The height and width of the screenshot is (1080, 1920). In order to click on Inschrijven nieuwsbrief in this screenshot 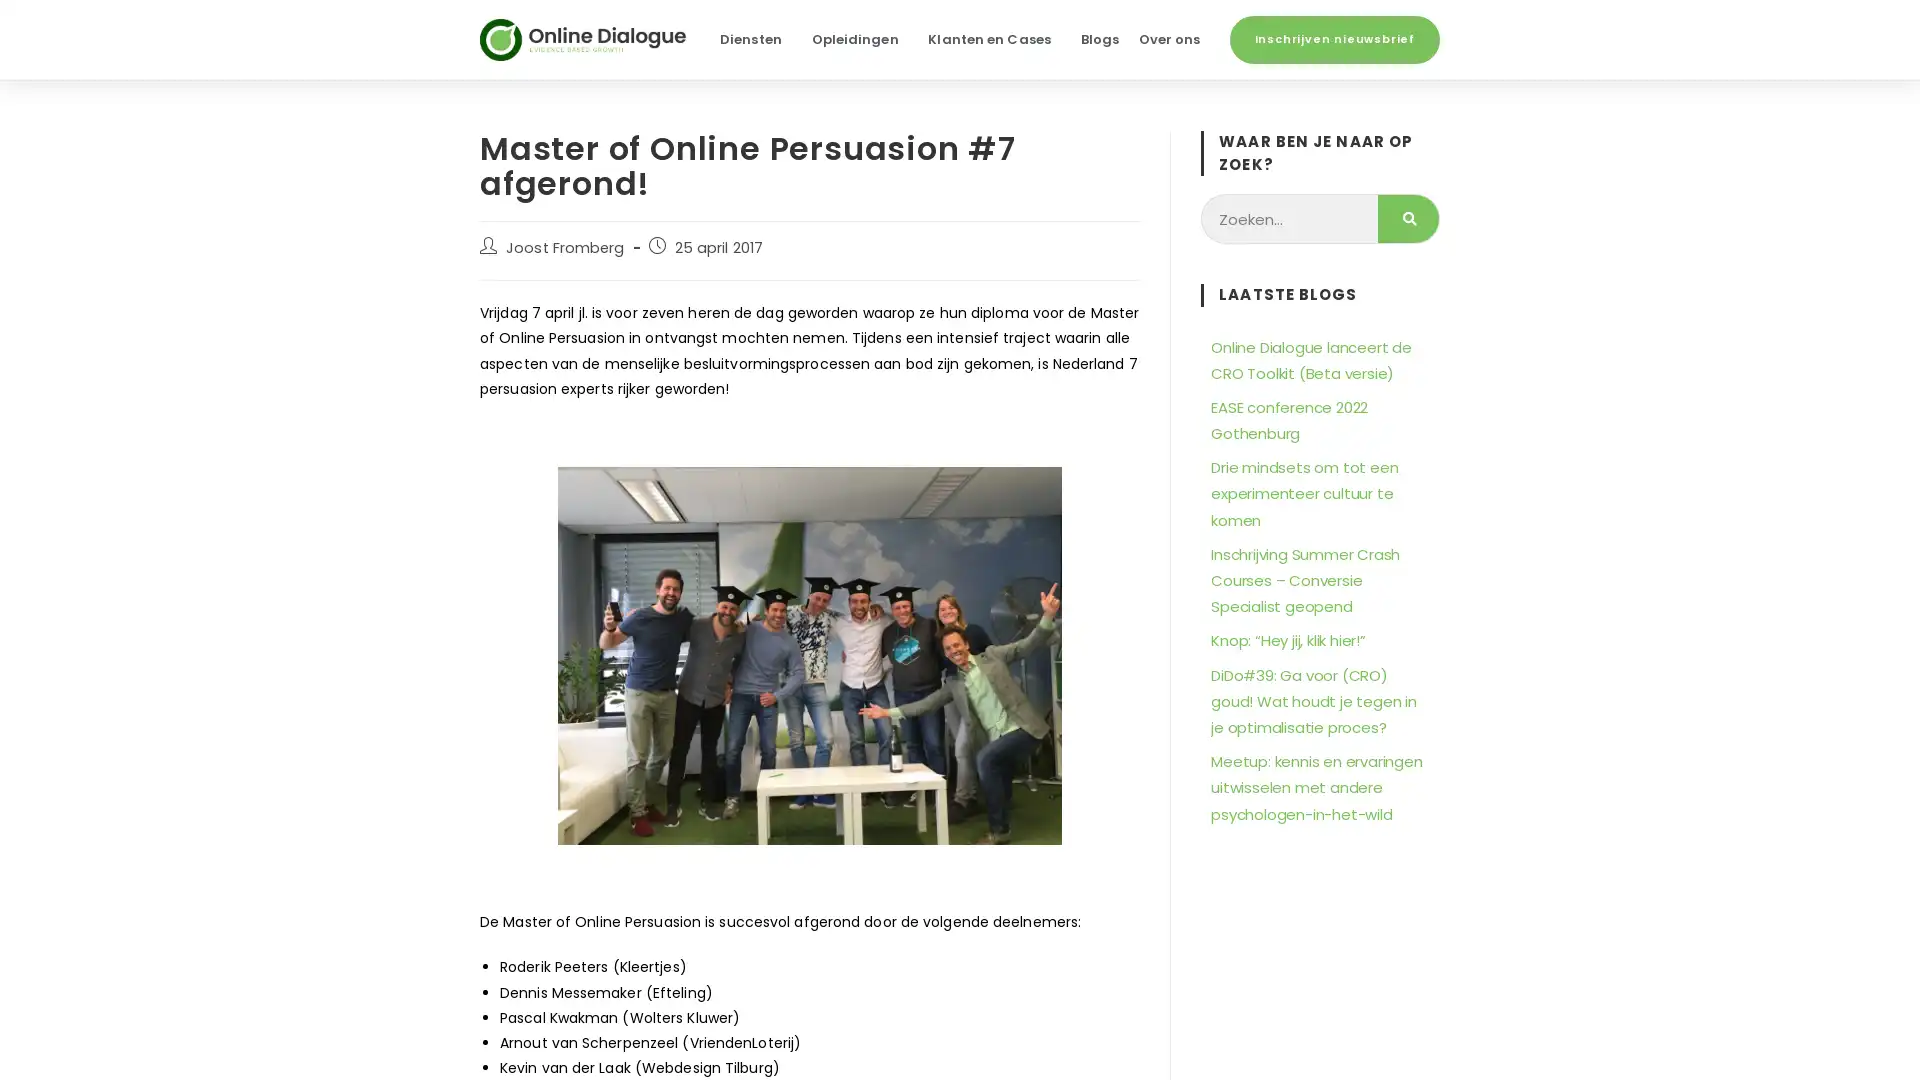, I will do `click(1334, 39)`.